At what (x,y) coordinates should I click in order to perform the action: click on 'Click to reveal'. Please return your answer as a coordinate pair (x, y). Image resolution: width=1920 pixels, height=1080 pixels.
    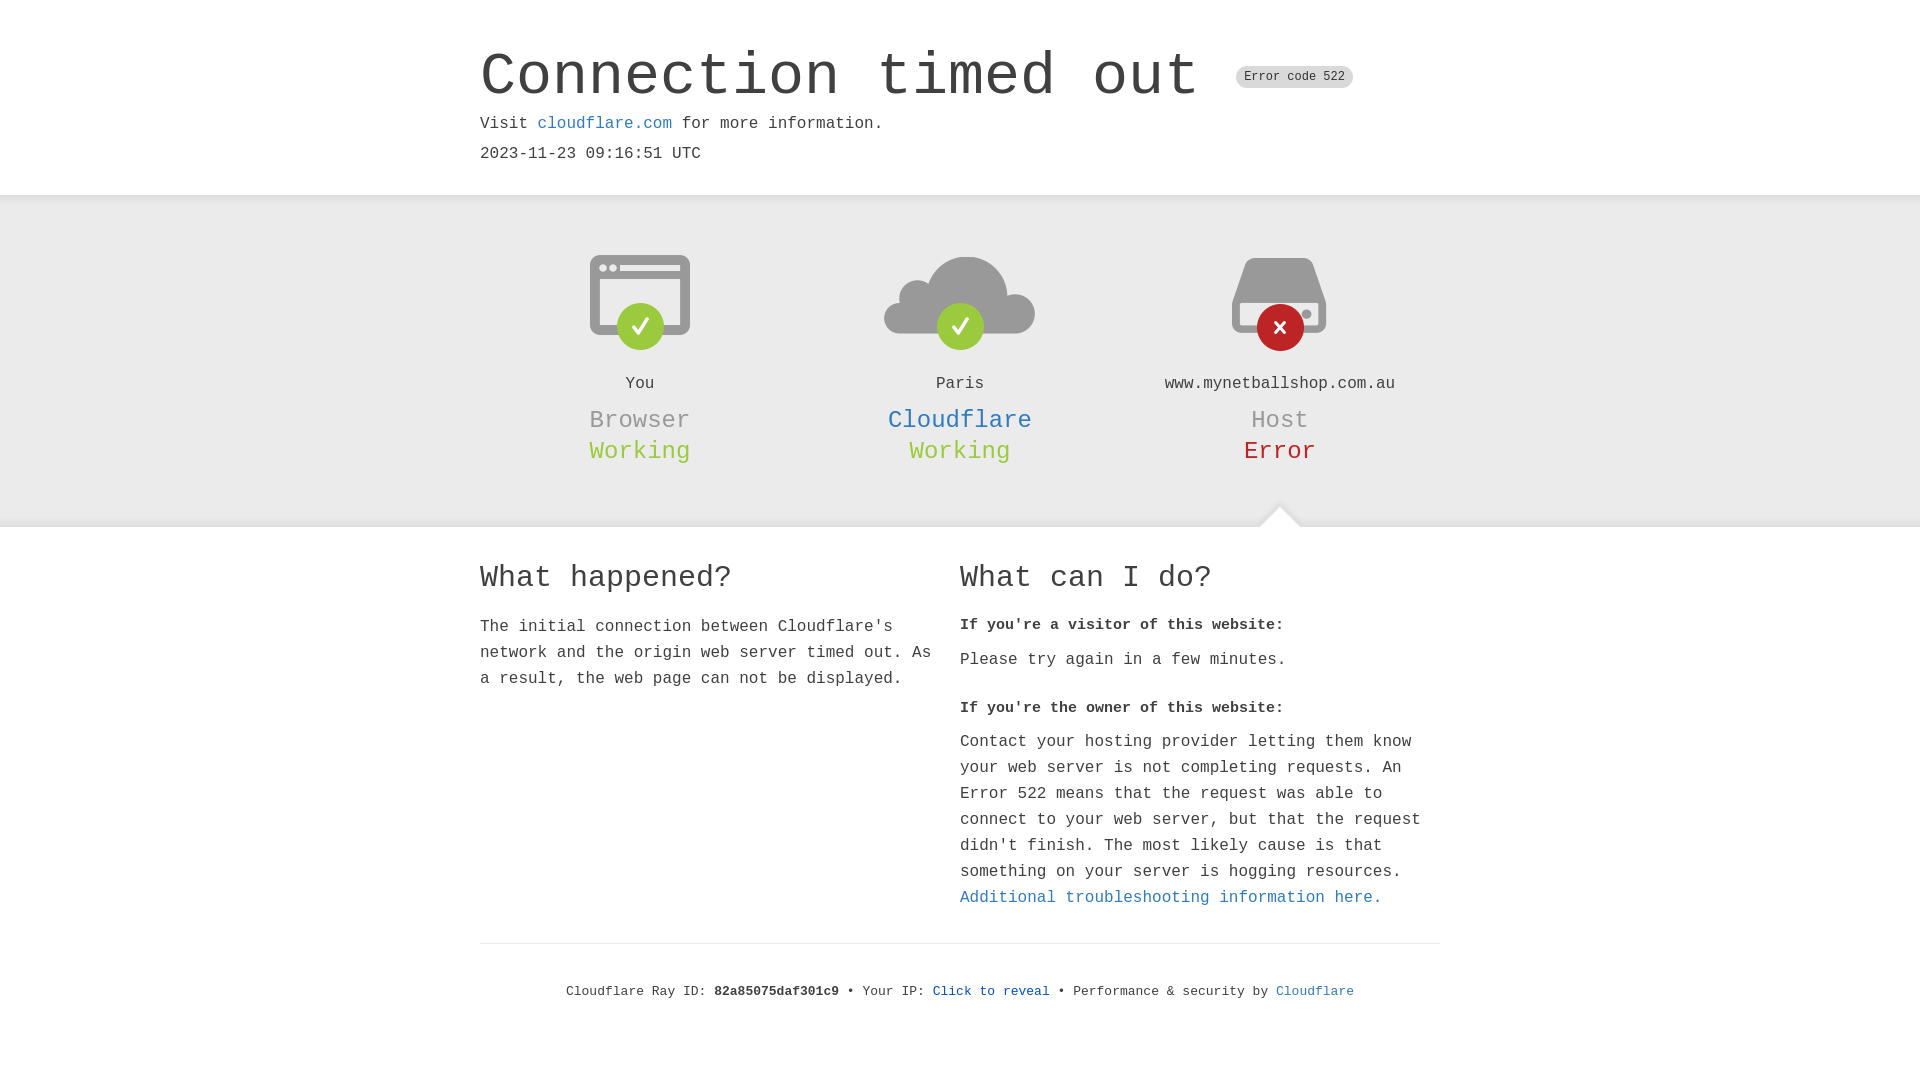
    Looking at the image, I should click on (991, 991).